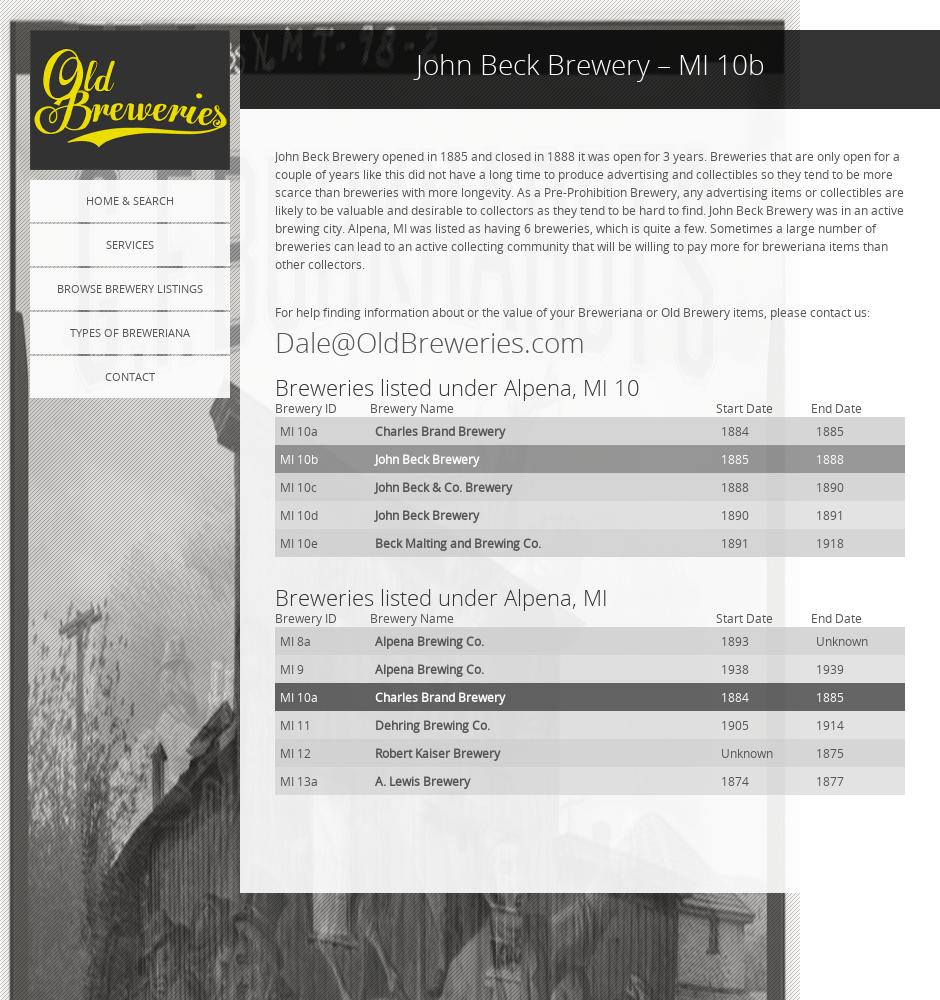 The width and height of the screenshot is (940, 1000). I want to click on '1905', so click(734, 723).